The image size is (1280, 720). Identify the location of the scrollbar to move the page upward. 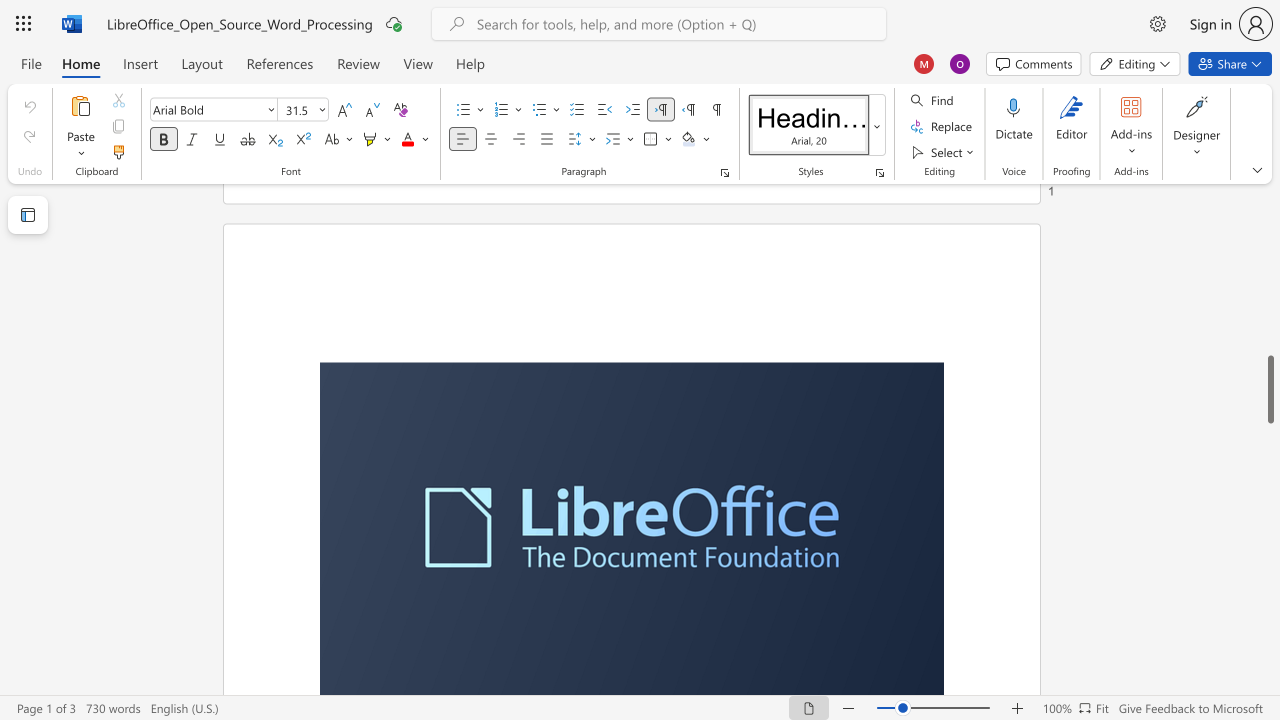
(1269, 400).